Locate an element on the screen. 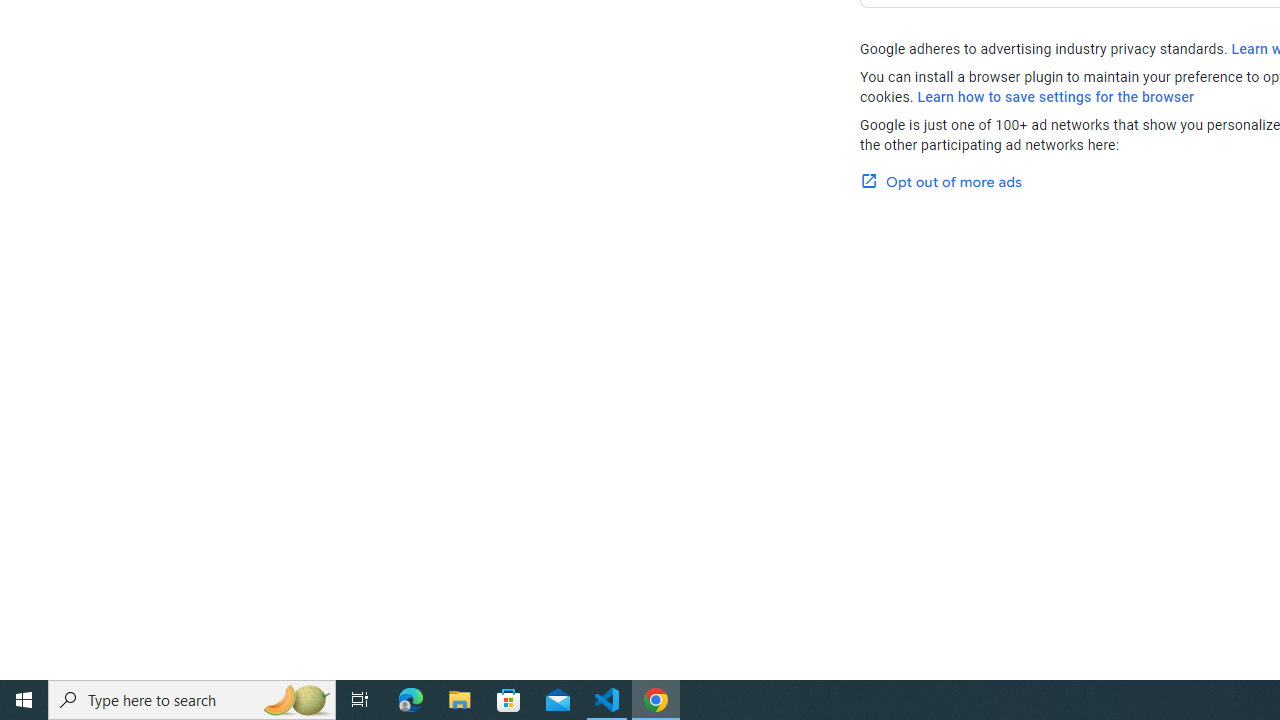 The width and height of the screenshot is (1280, 720). 'Learn how to save settings for the browser' is located at coordinates (1055, 97).